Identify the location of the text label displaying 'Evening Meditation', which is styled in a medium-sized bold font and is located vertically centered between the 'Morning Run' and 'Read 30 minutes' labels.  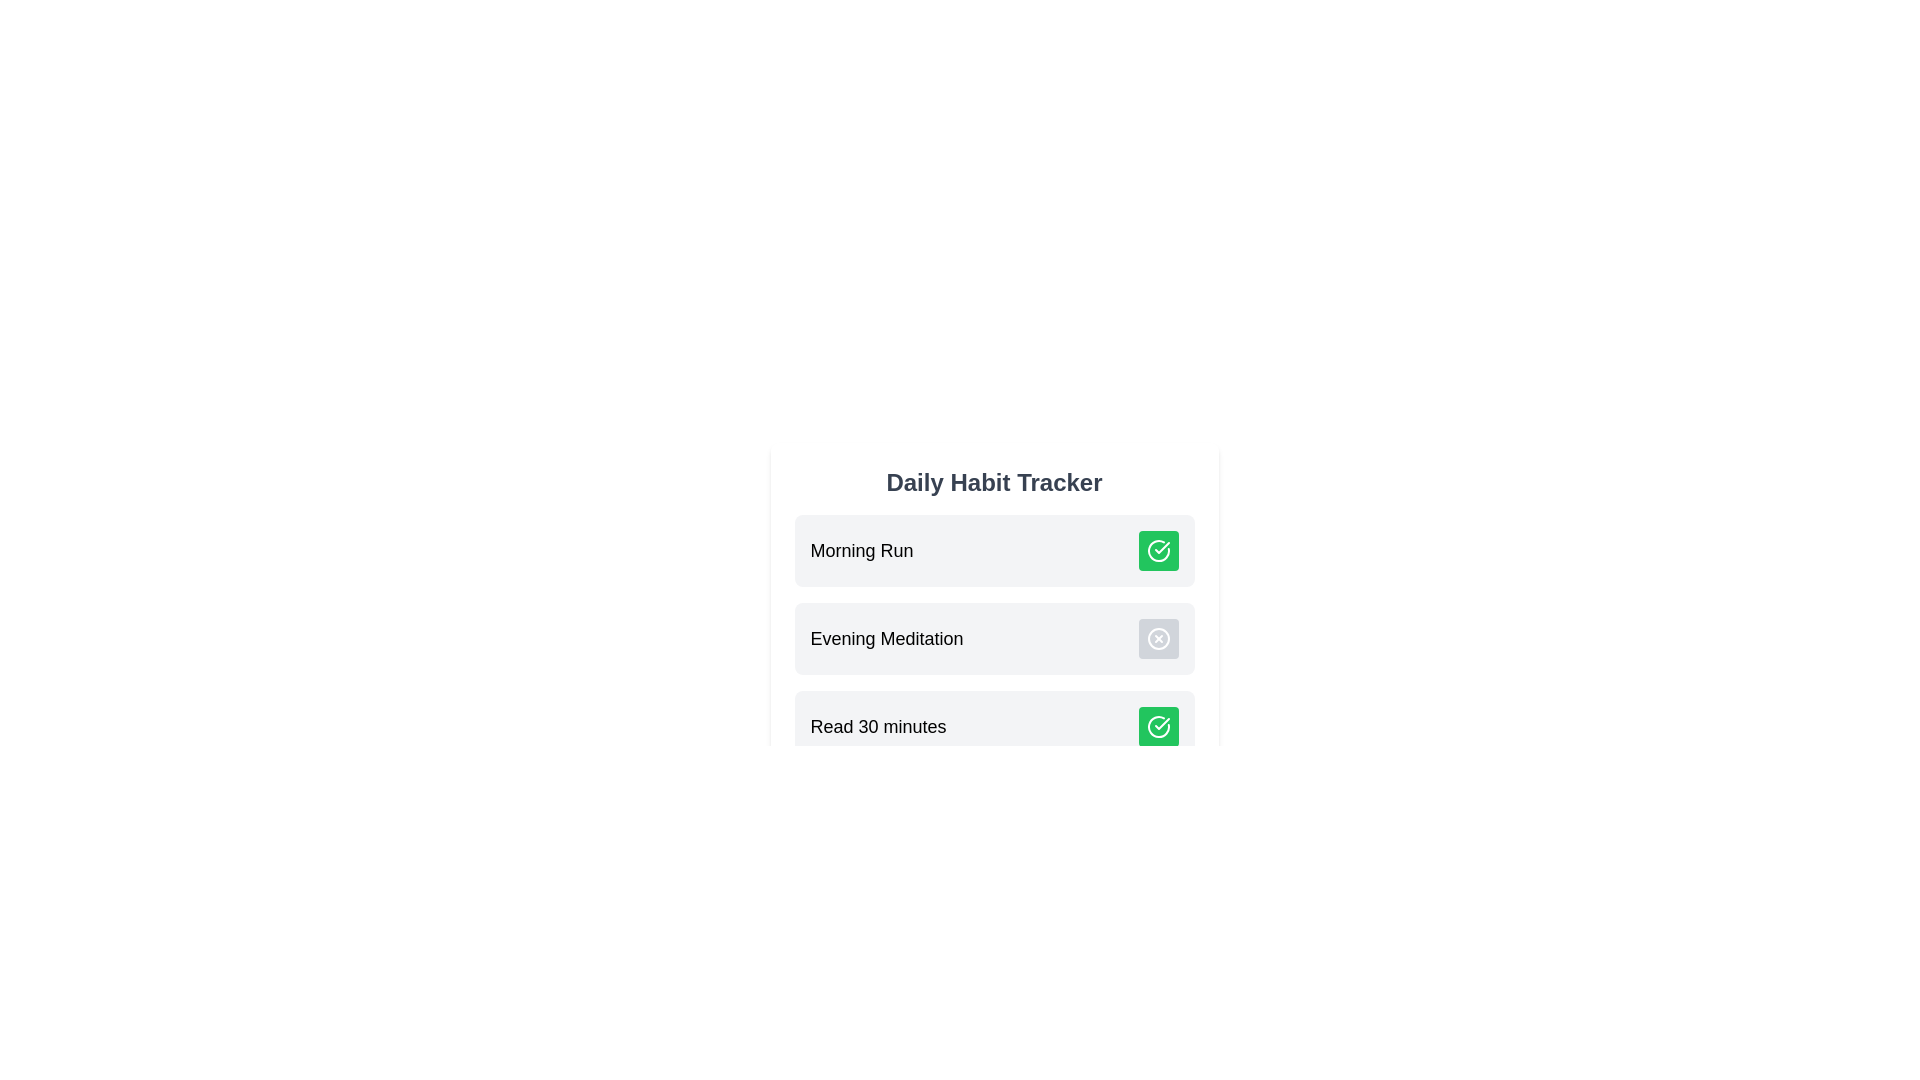
(886, 639).